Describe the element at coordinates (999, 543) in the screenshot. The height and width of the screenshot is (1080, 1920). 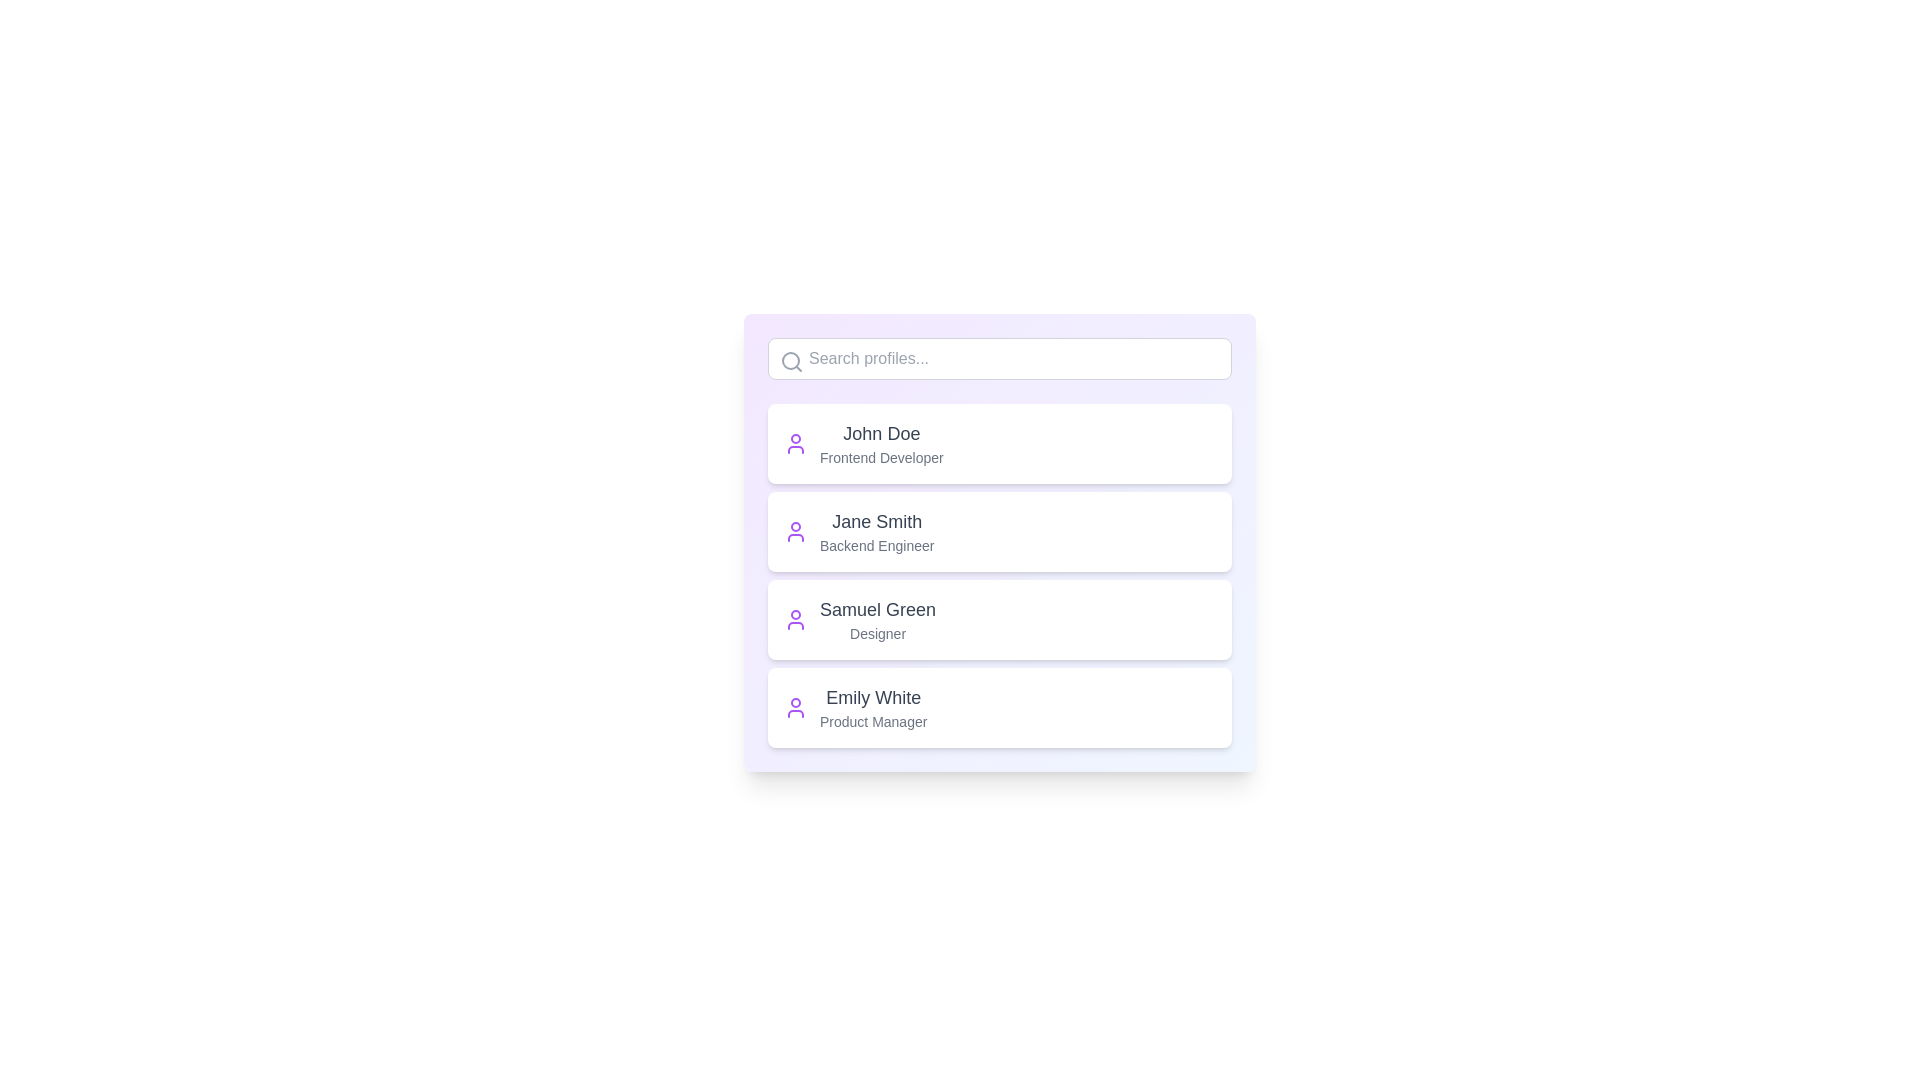
I see `the list item displaying 'Jane Smith' with the job title 'Backend Engineer'` at that location.